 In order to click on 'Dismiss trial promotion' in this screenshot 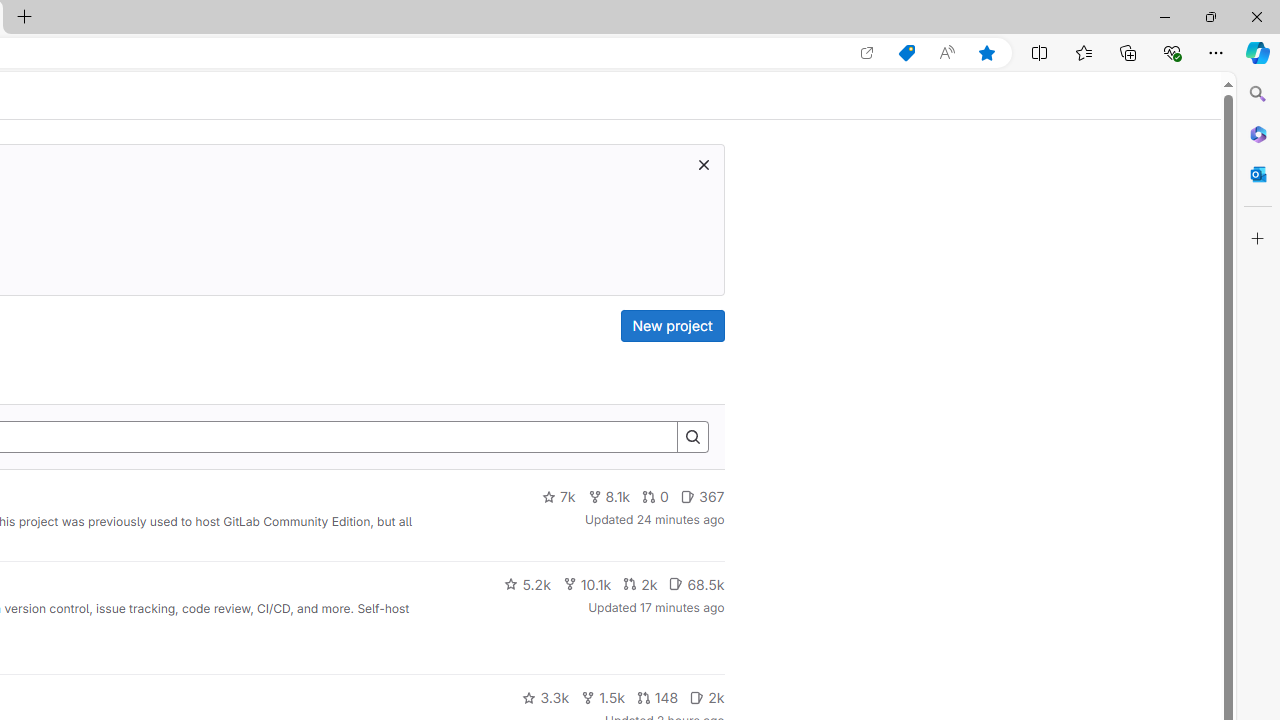, I will do `click(703, 163)`.